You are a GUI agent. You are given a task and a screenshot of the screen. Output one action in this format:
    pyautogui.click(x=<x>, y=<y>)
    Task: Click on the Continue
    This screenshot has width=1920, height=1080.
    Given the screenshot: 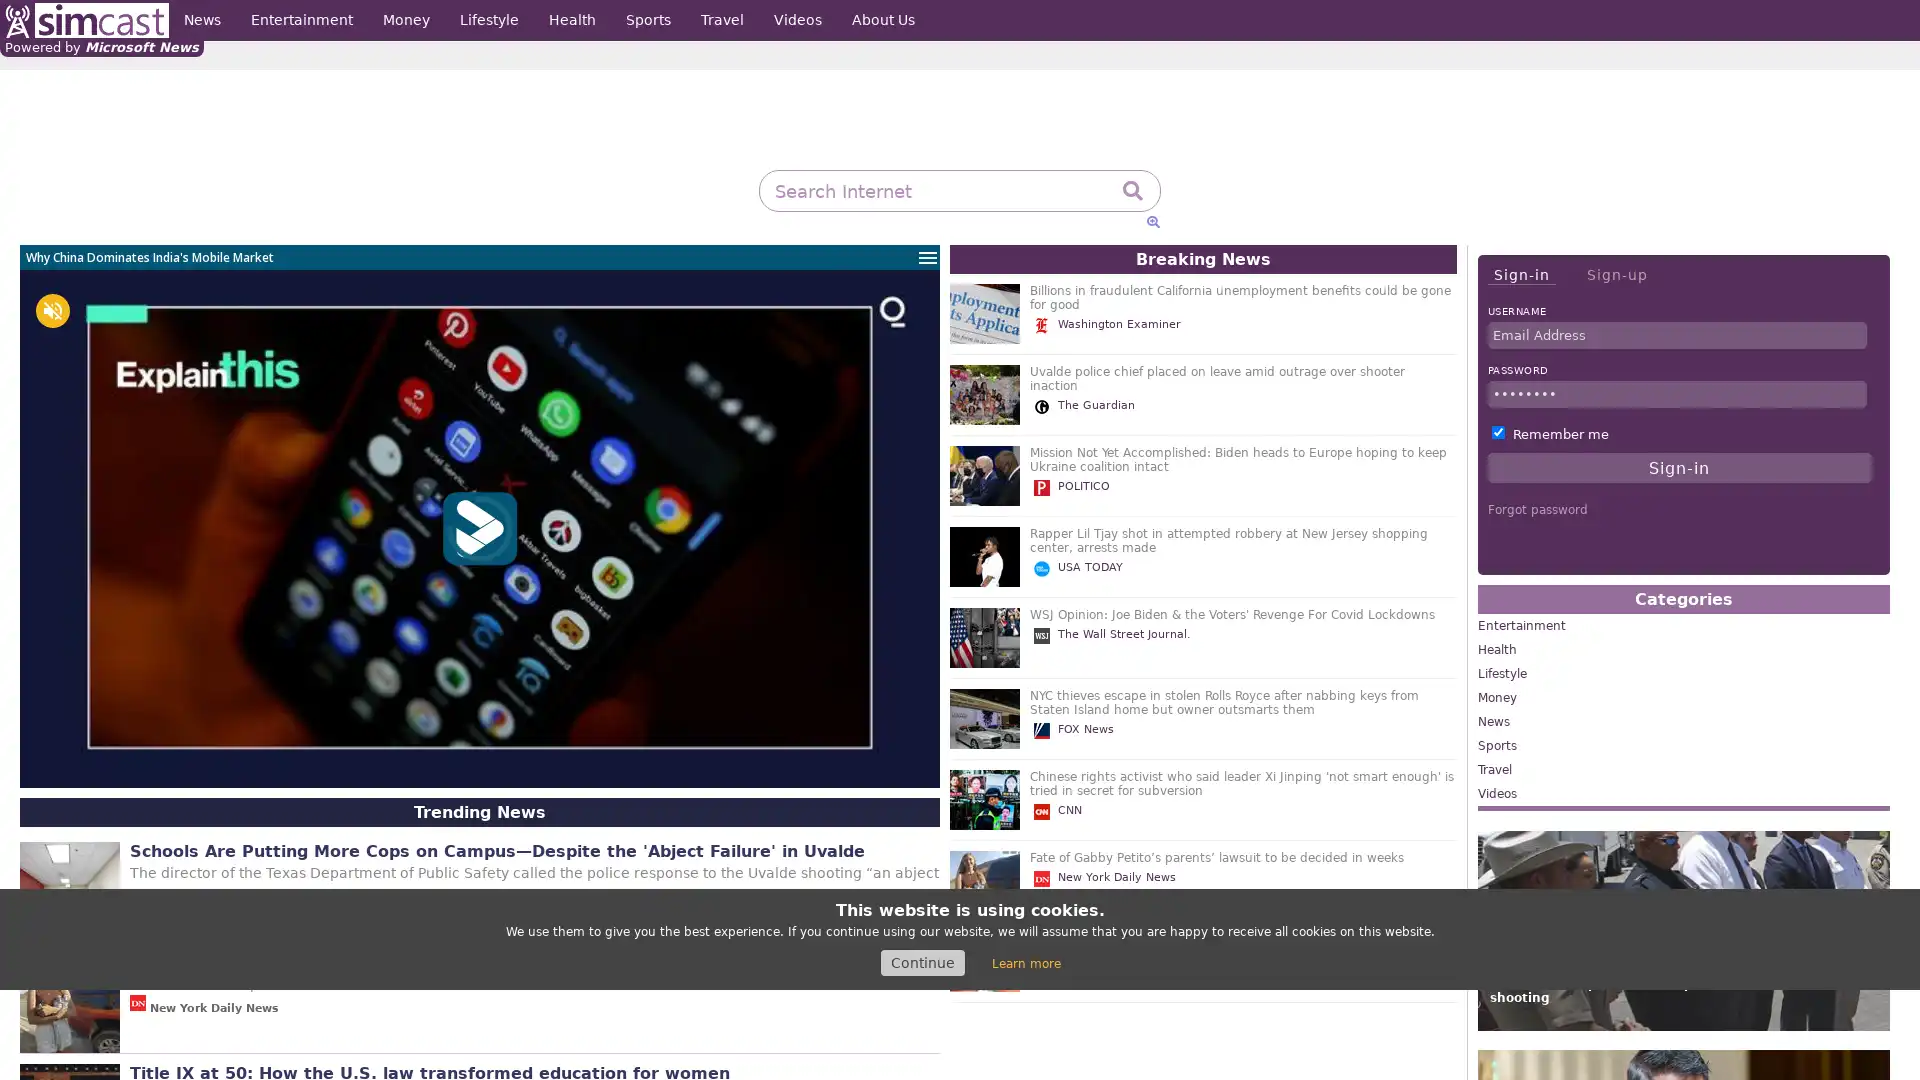 What is the action you would take?
    pyautogui.click(x=921, y=962)
    